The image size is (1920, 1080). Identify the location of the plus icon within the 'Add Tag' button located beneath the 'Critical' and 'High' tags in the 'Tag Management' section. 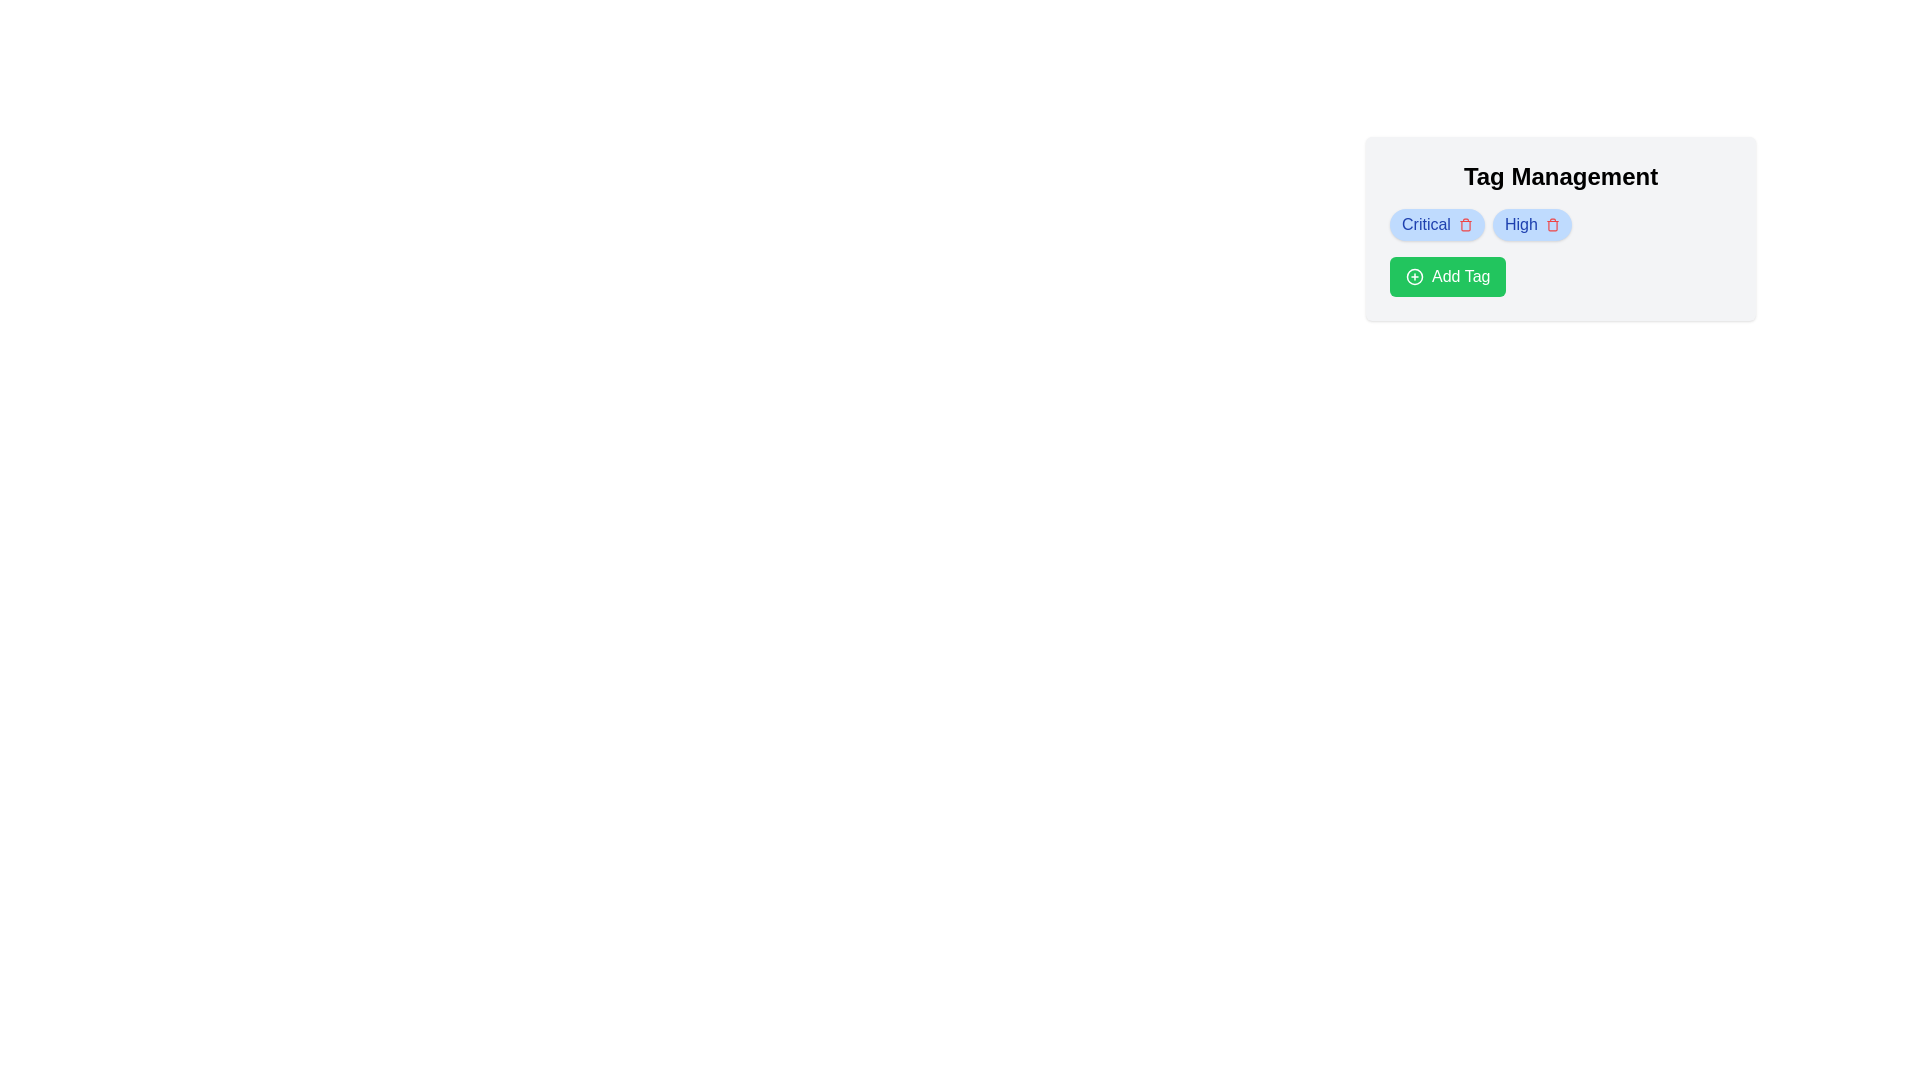
(1414, 277).